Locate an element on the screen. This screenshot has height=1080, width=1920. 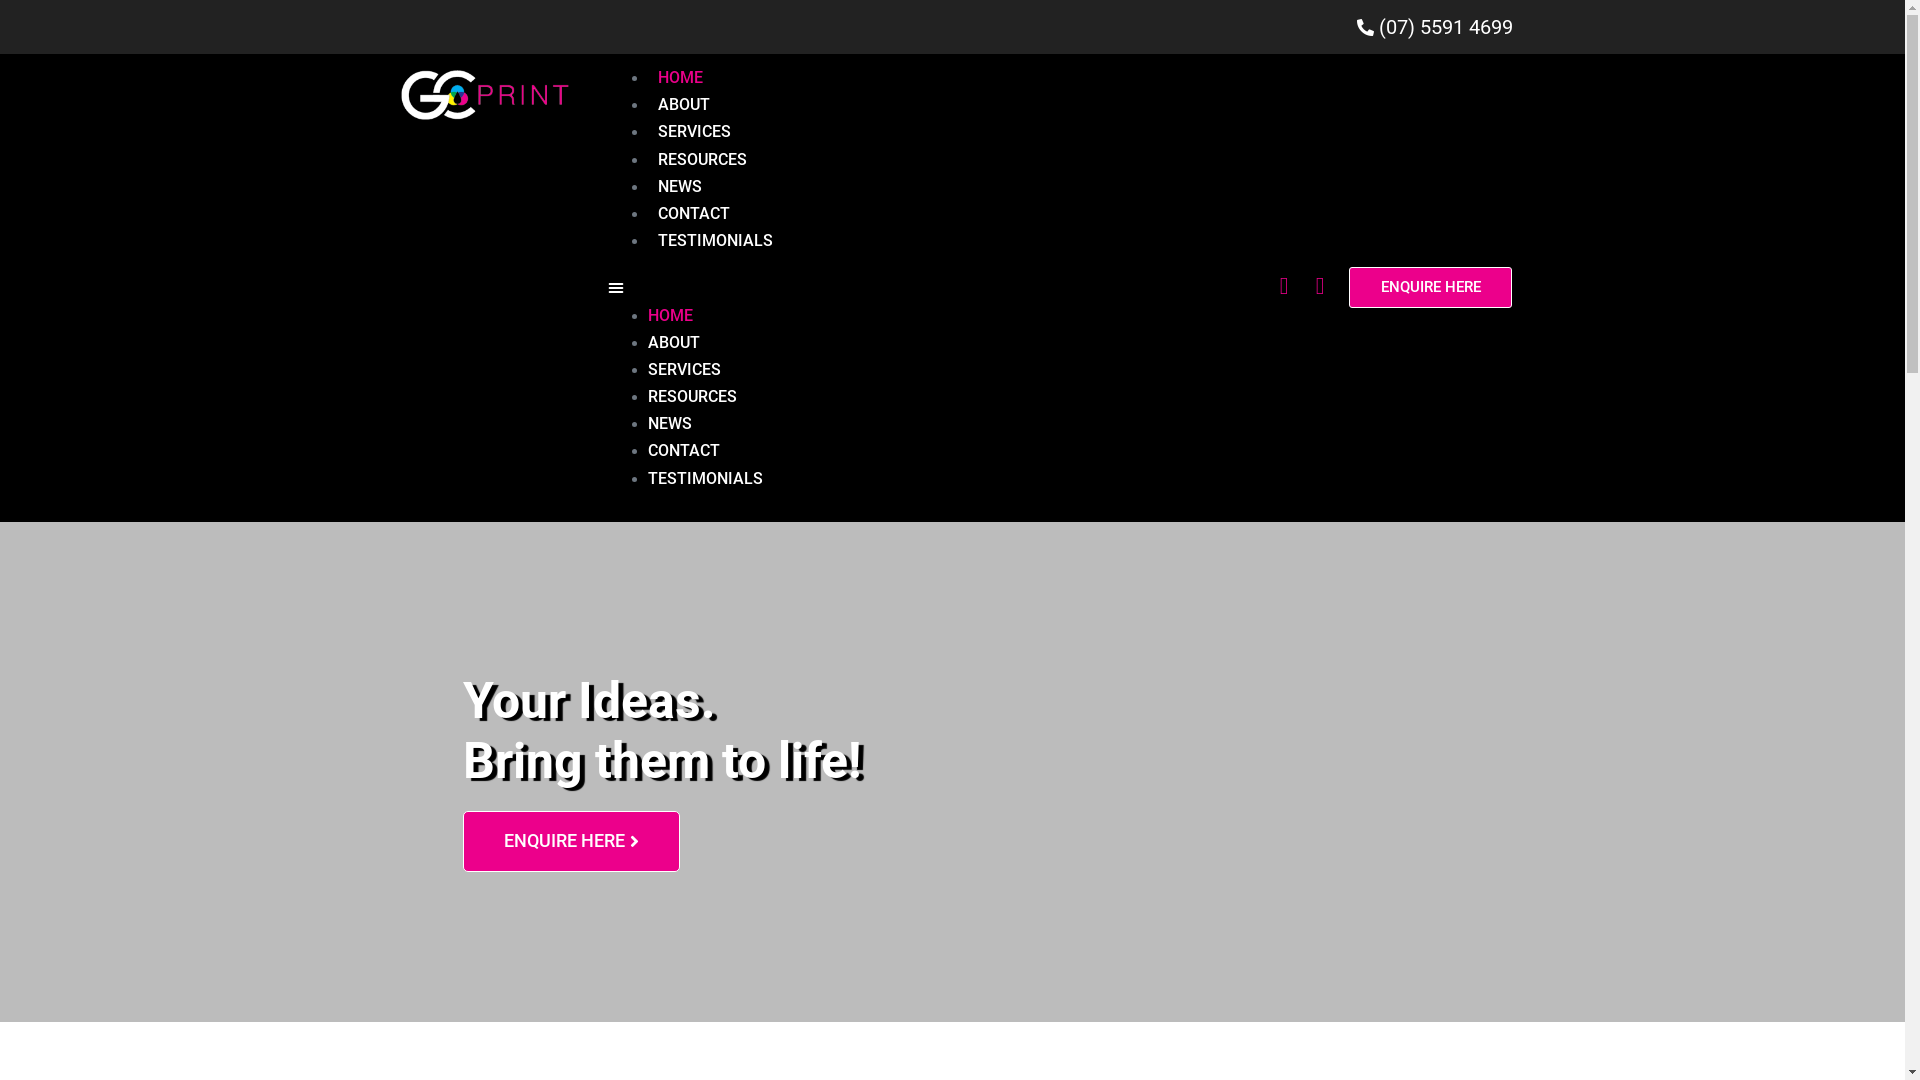
'ABOUT' is located at coordinates (673, 341).